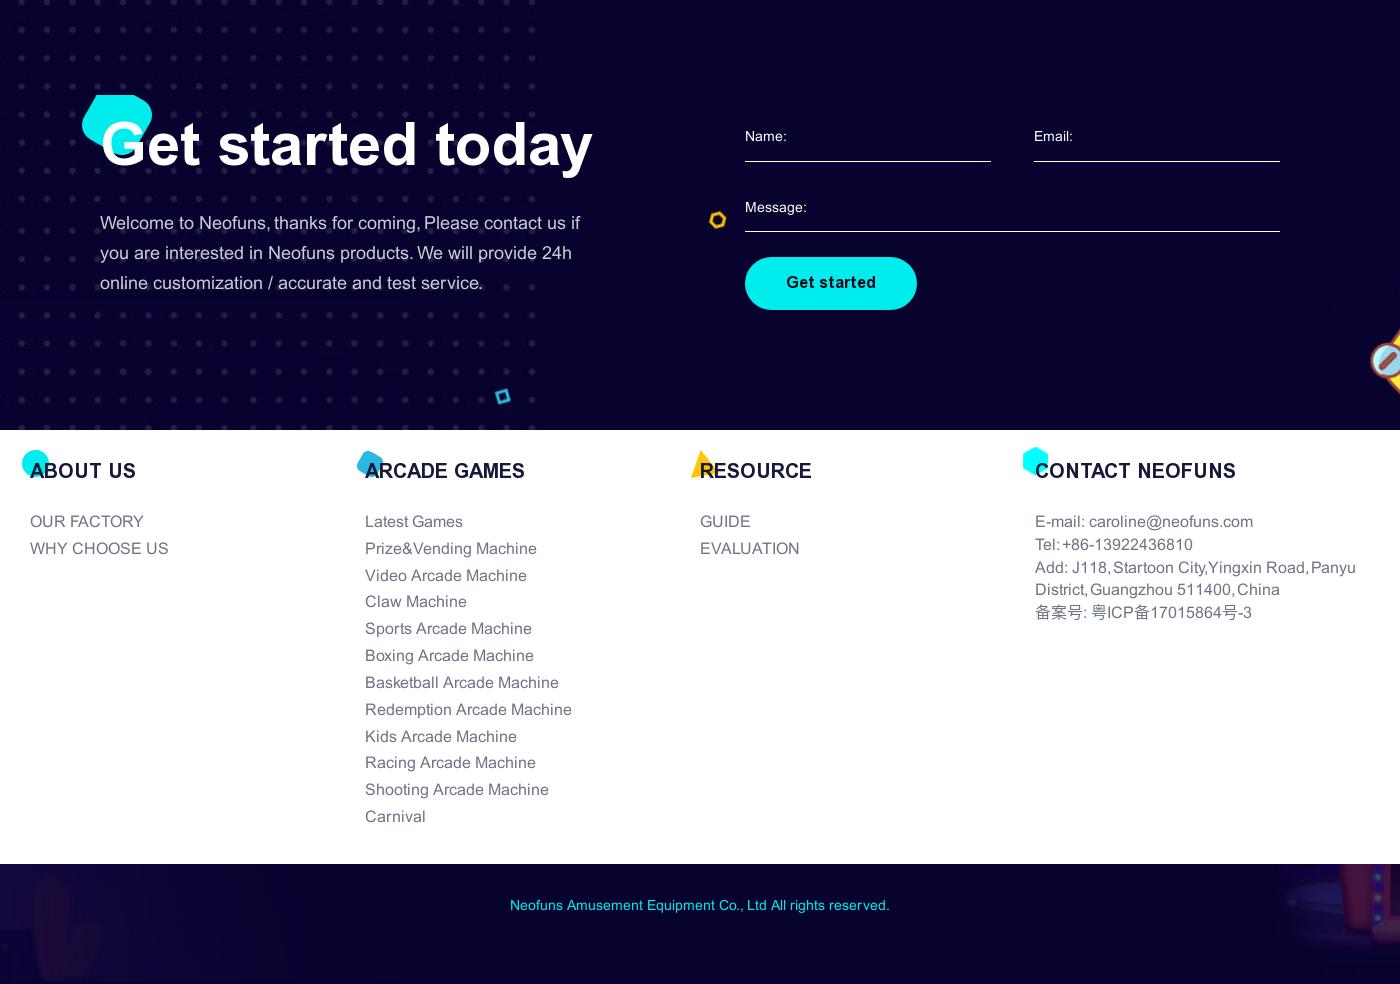  What do you see at coordinates (1051, 566) in the screenshot?
I see `'Add:'` at bounding box center [1051, 566].